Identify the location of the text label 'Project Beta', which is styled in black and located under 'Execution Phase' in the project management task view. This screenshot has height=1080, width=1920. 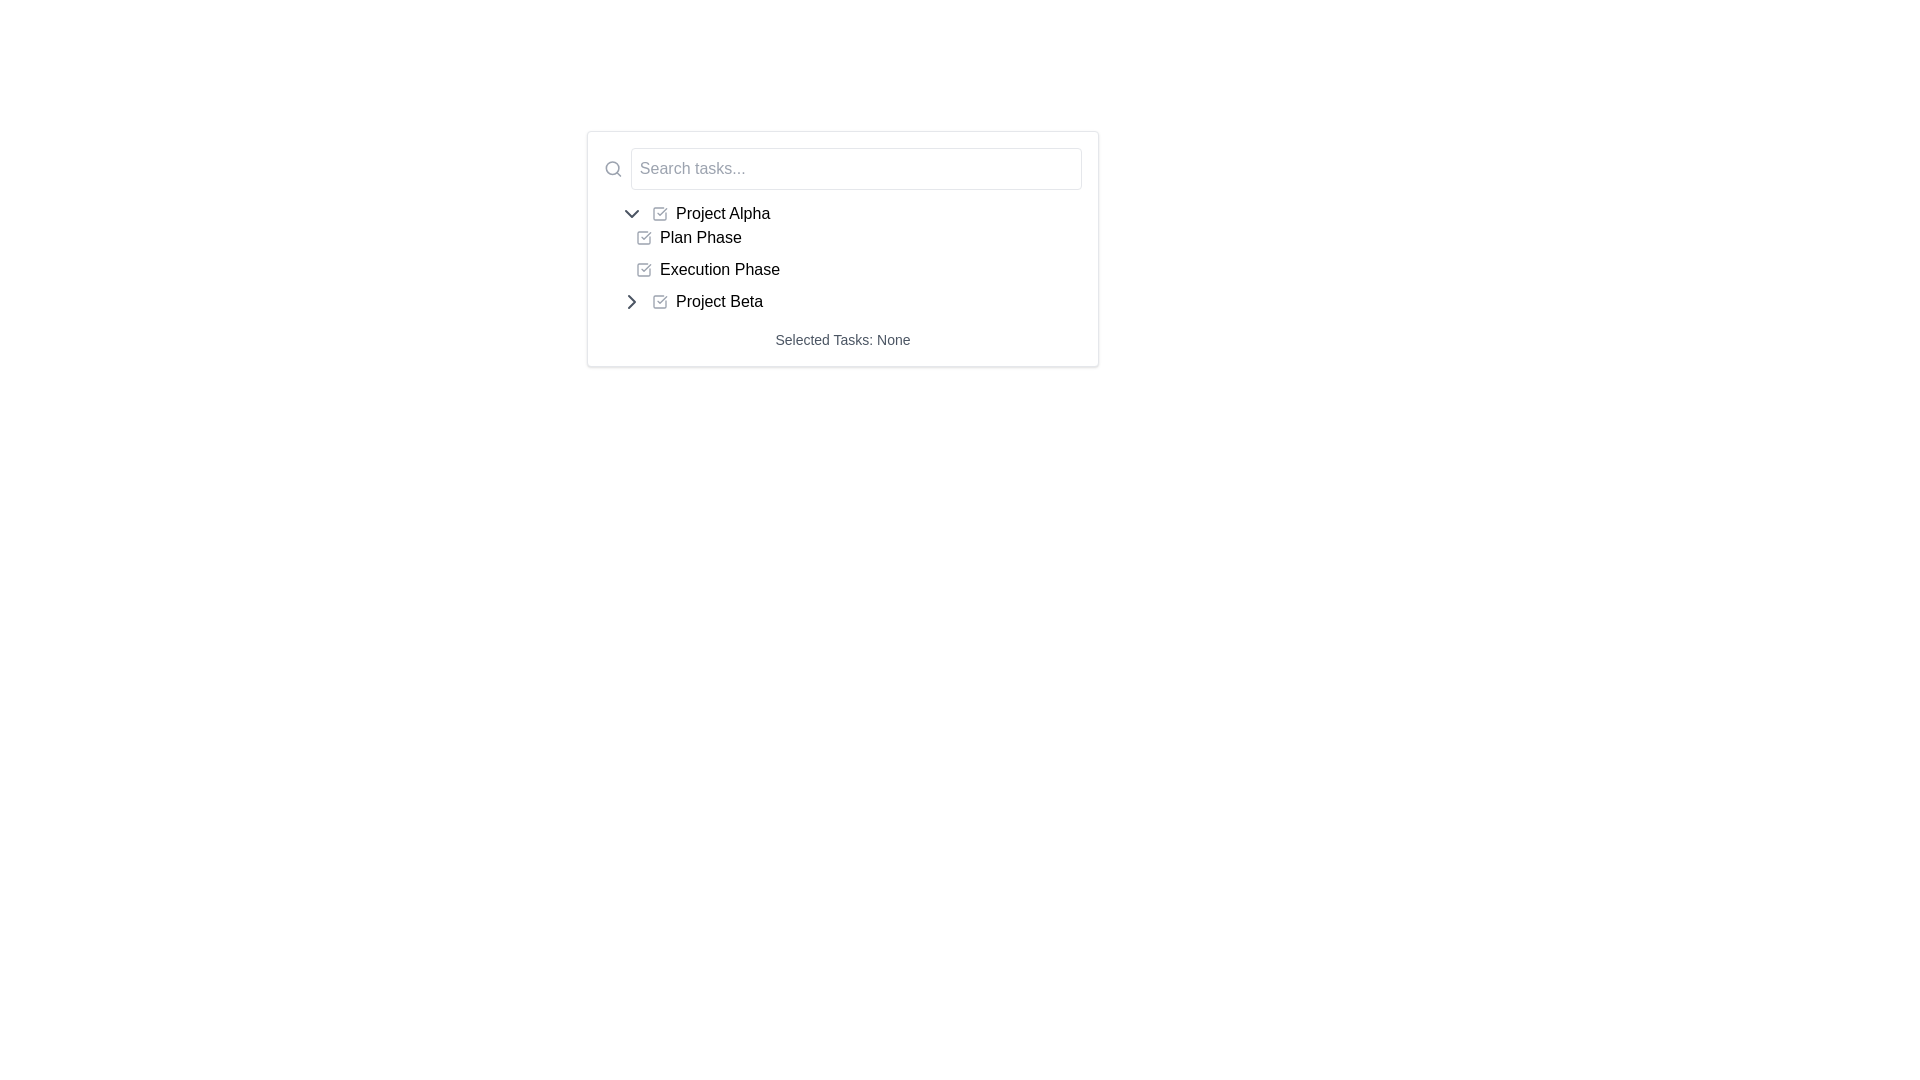
(719, 301).